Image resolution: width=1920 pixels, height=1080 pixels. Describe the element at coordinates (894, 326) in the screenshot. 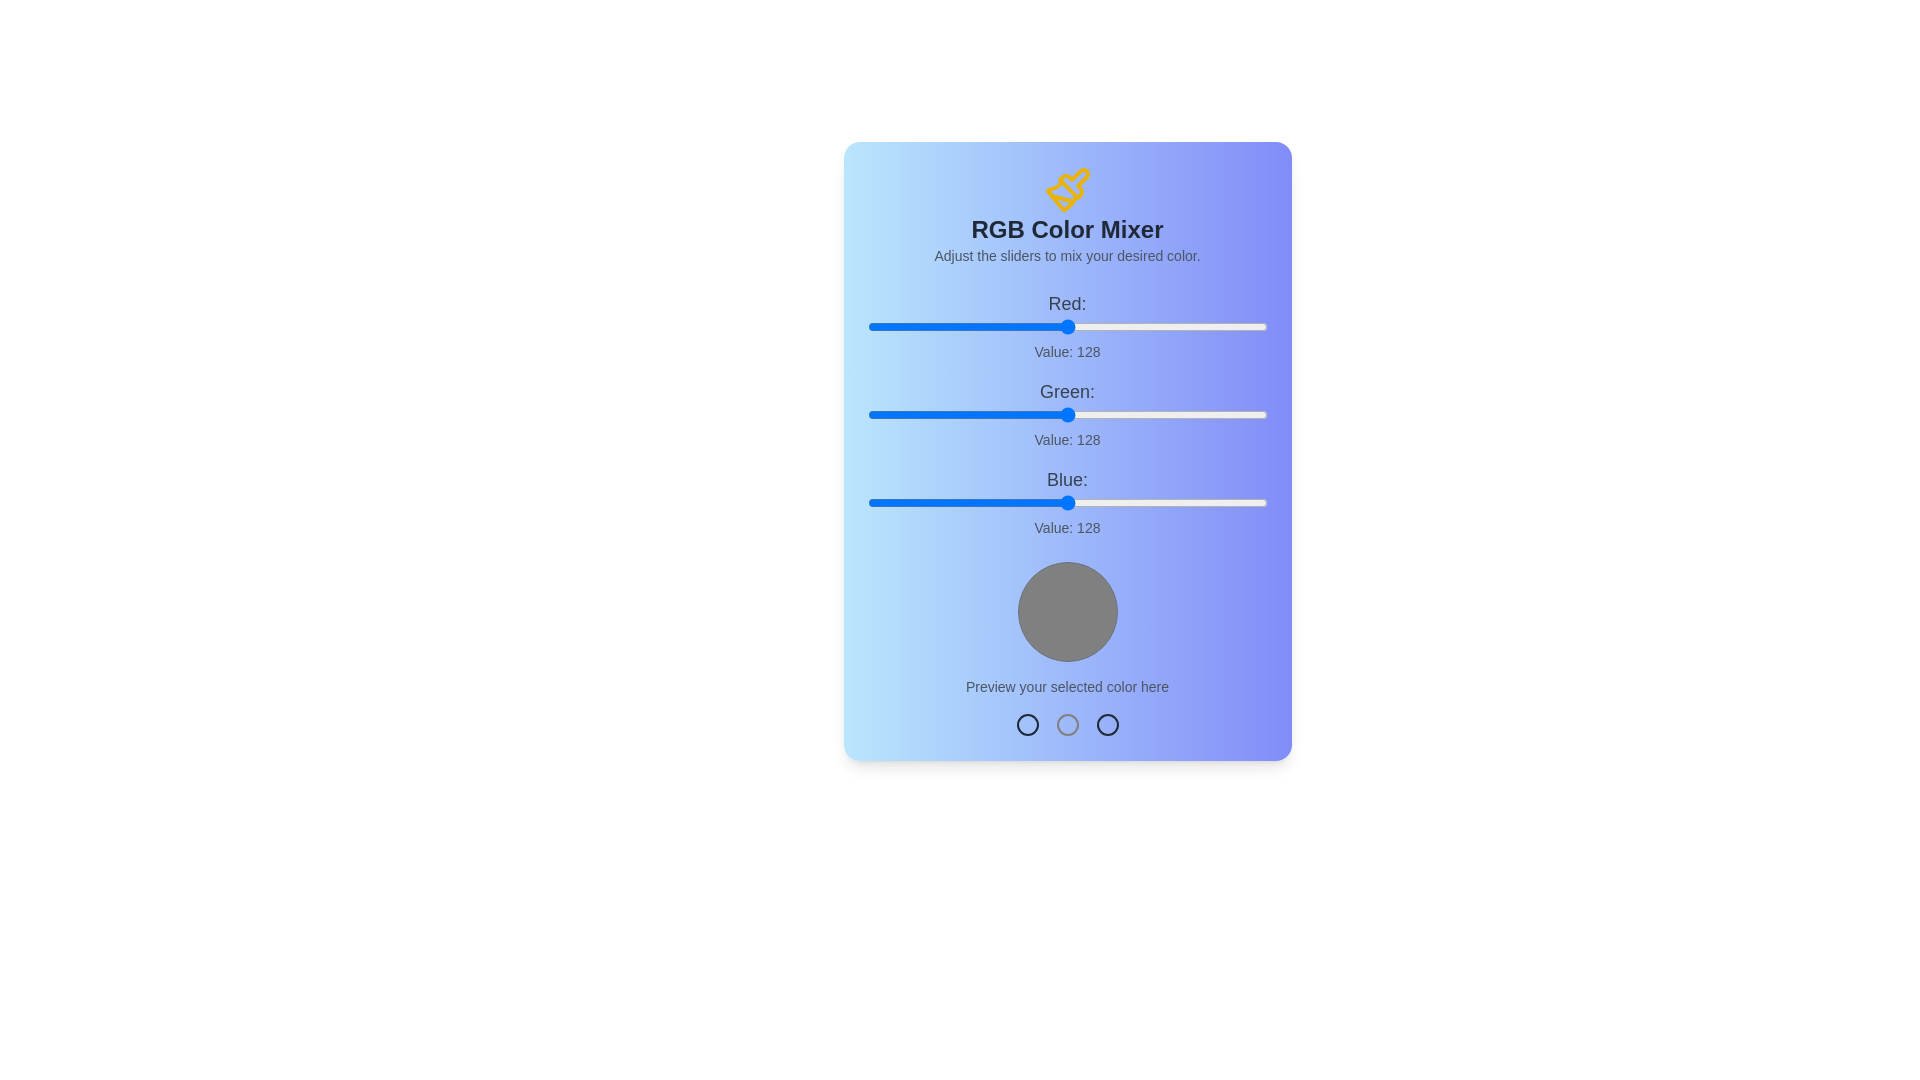

I see `the red slider to set the red component to 18` at that location.